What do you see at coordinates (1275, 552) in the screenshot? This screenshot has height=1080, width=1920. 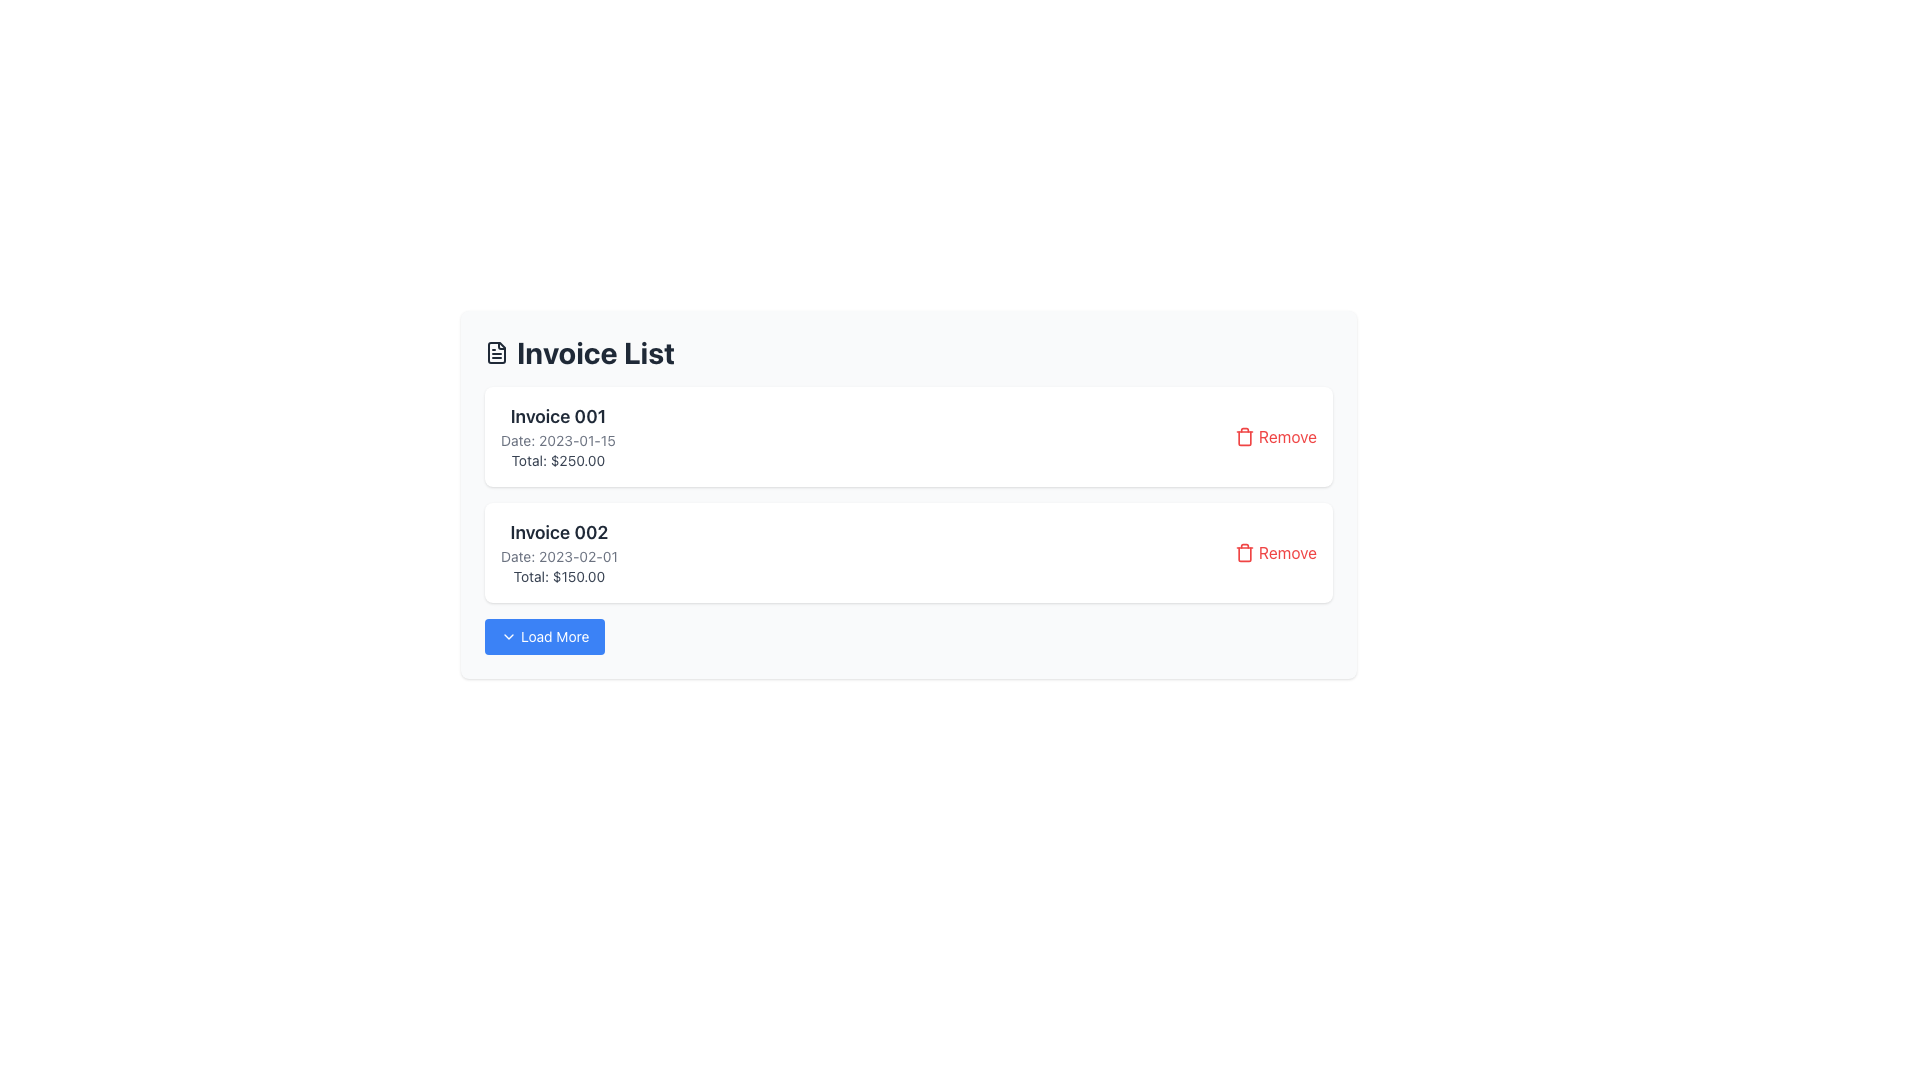 I see `the 'Remove' button, styled as a text link in red with a trash can icon, located on the far-right side of the second row of invoice entries` at bounding box center [1275, 552].